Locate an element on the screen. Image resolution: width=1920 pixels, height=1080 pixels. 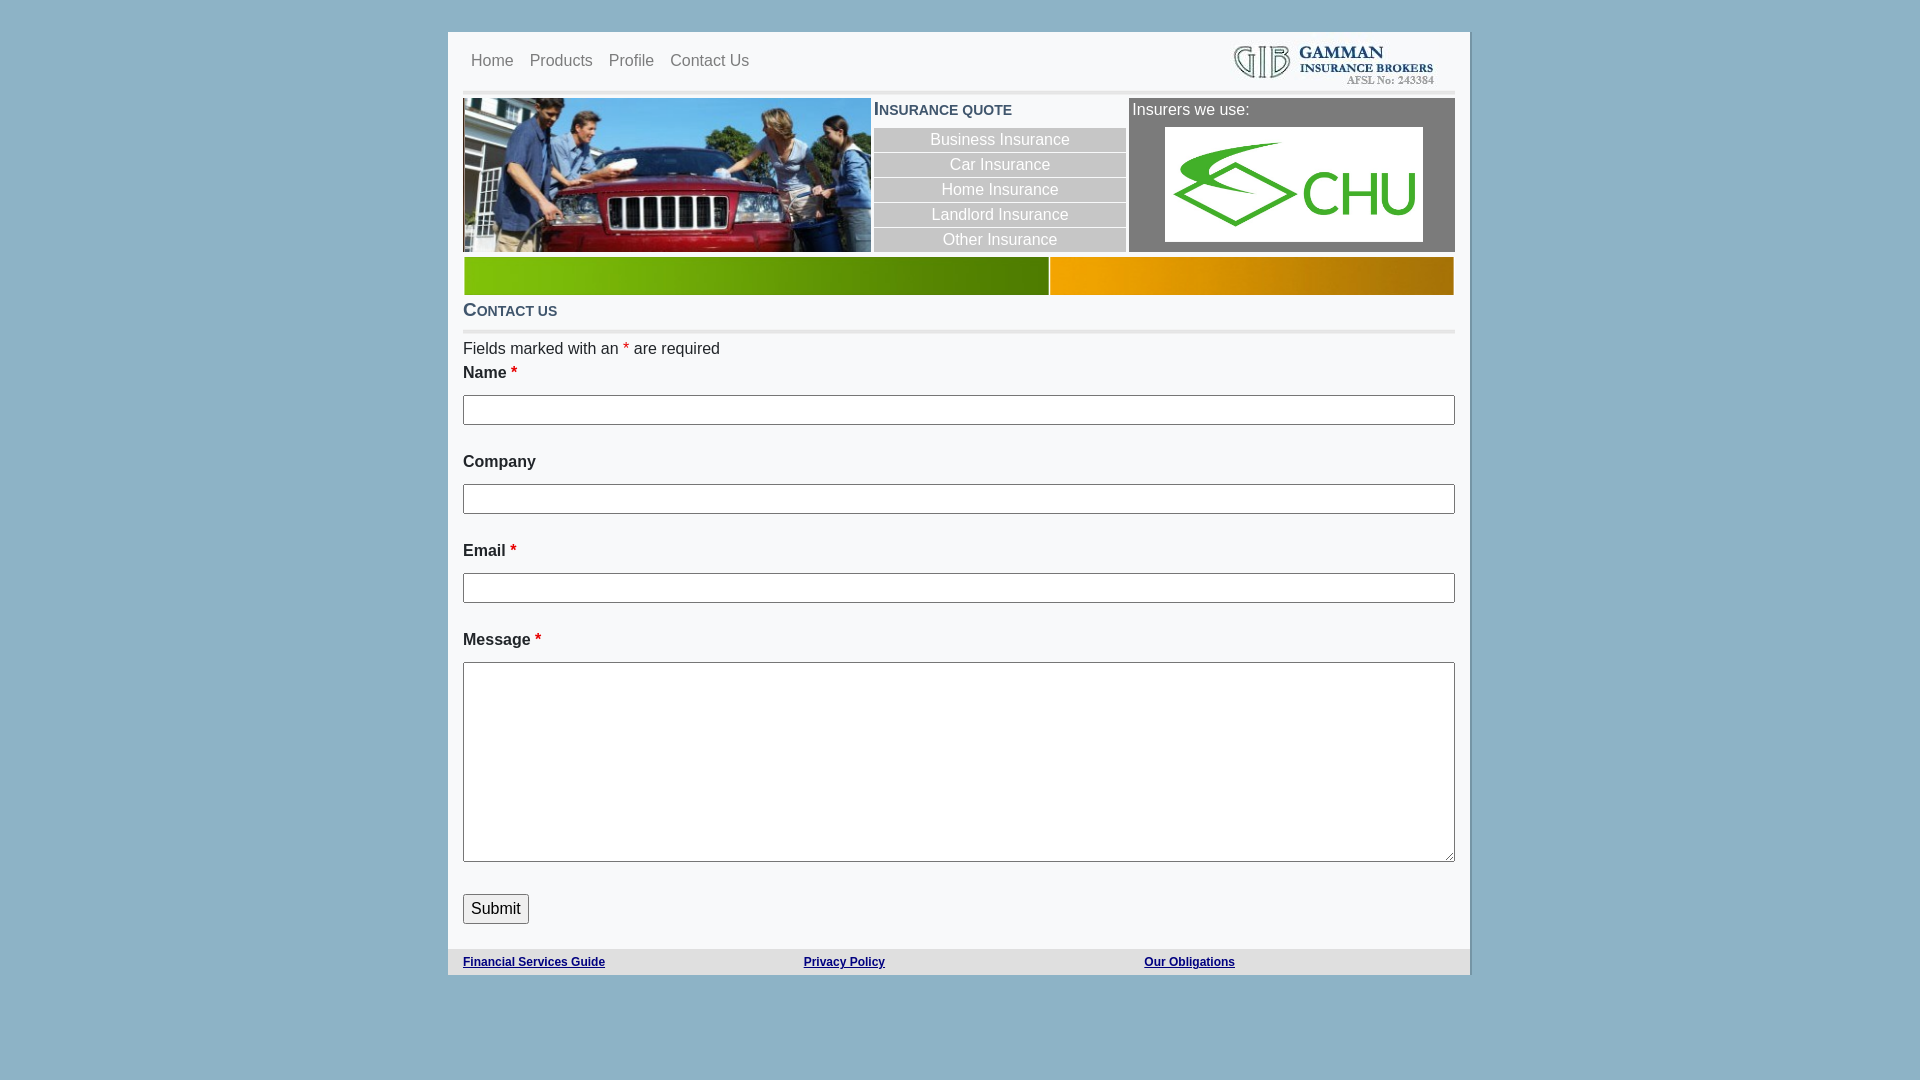
'Privacy Policy' is located at coordinates (844, 960).